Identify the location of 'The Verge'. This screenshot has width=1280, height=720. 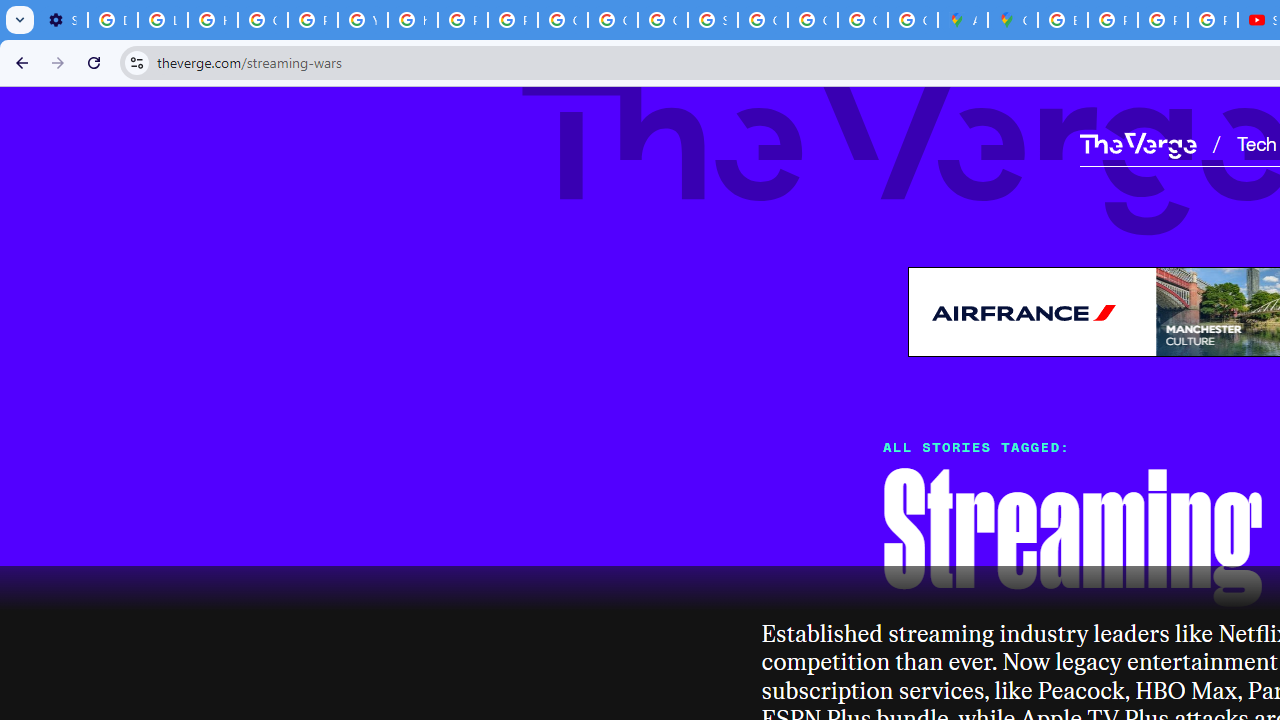
(1137, 144).